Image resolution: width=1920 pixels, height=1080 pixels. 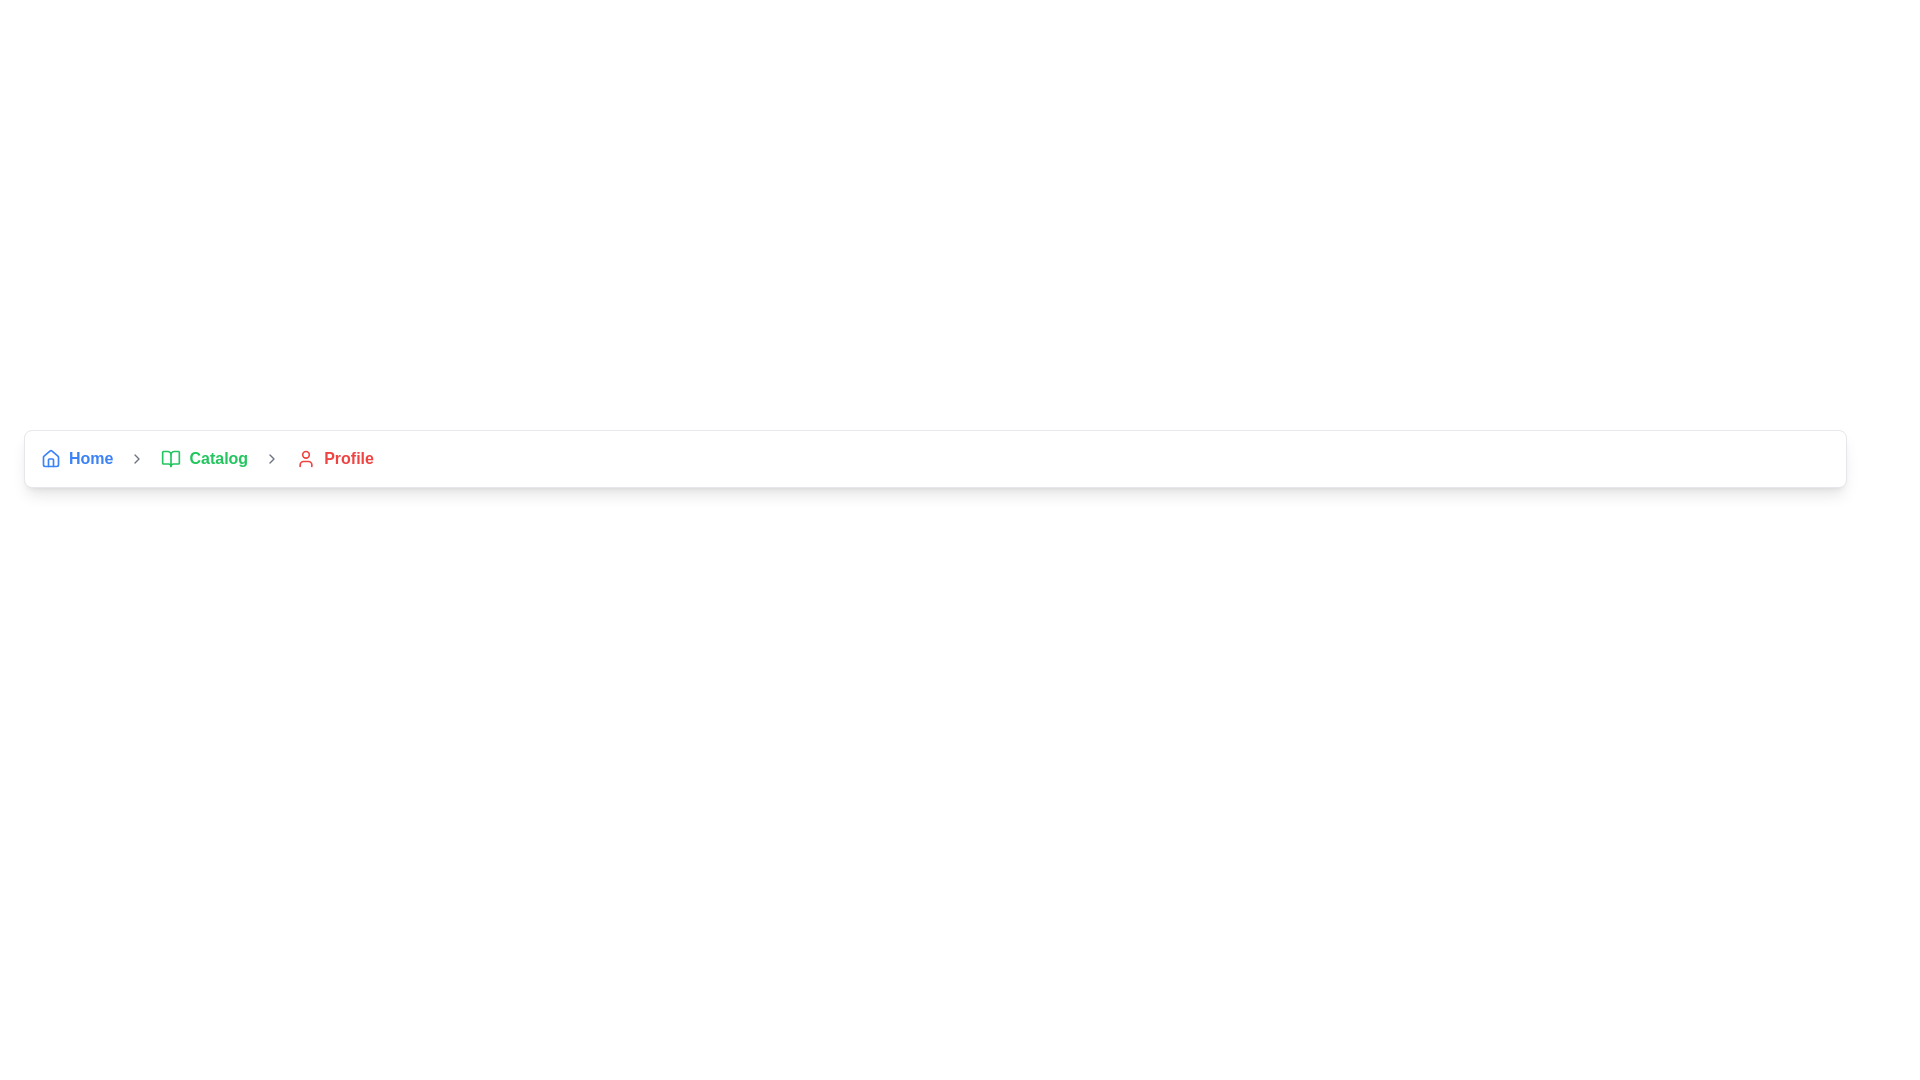 I want to click on the small green open book icon located to the left of the 'Catalog' text in the breadcrumb navigation bar, so click(x=171, y=459).